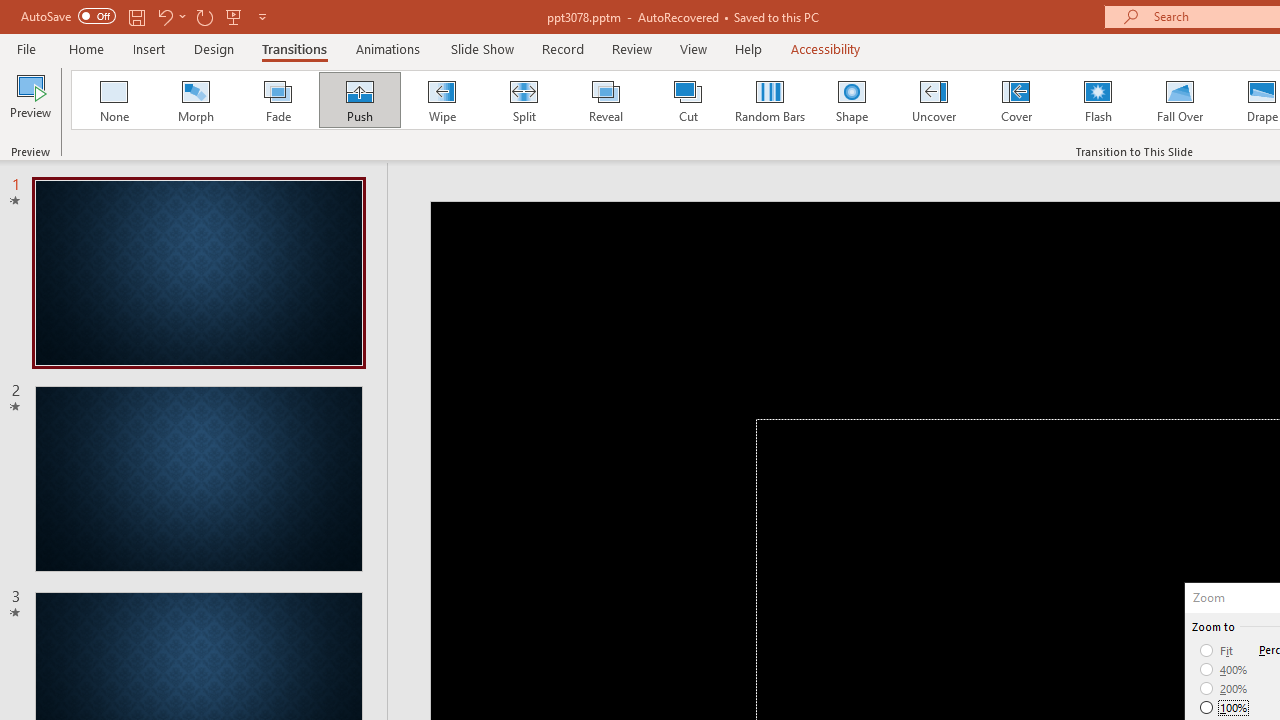 This screenshot has width=1280, height=720. What do you see at coordinates (440, 100) in the screenshot?
I see `'Wipe'` at bounding box center [440, 100].